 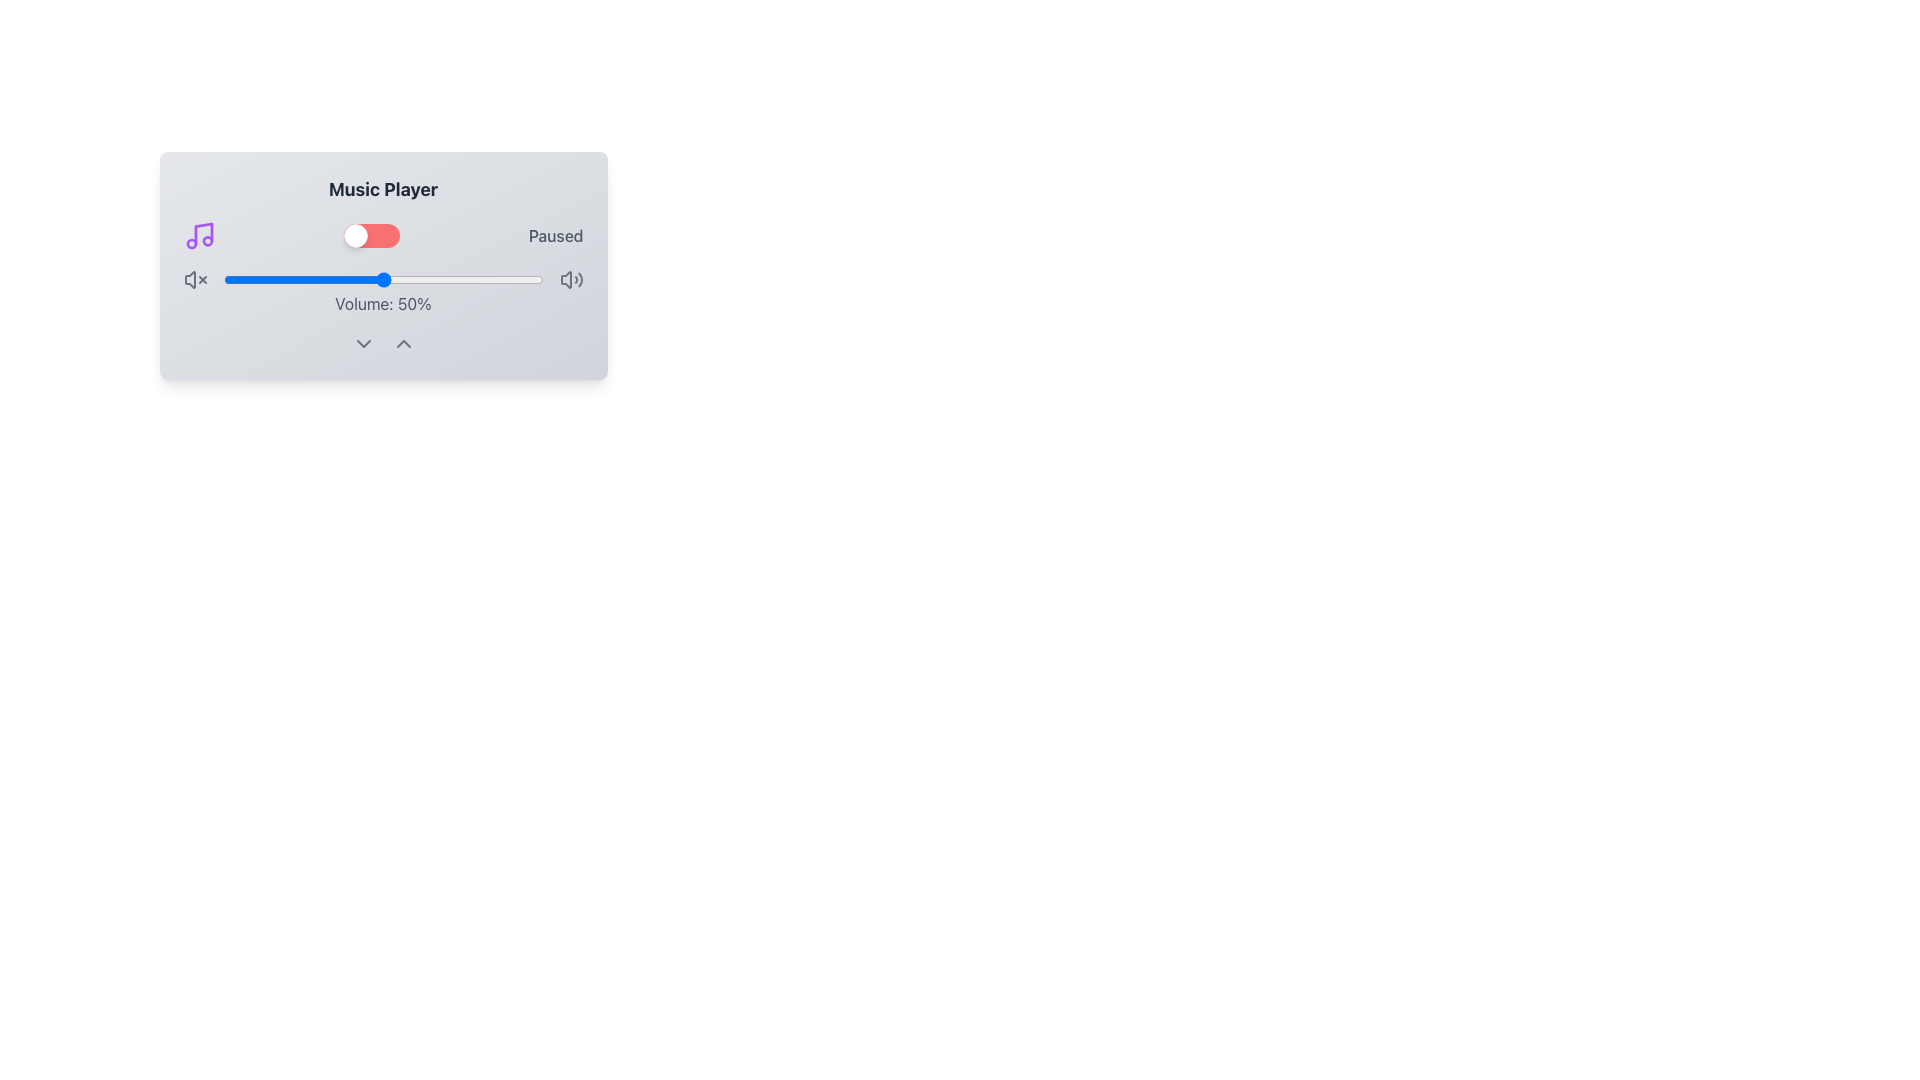 I want to click on volume, so click(x=315, y=280).